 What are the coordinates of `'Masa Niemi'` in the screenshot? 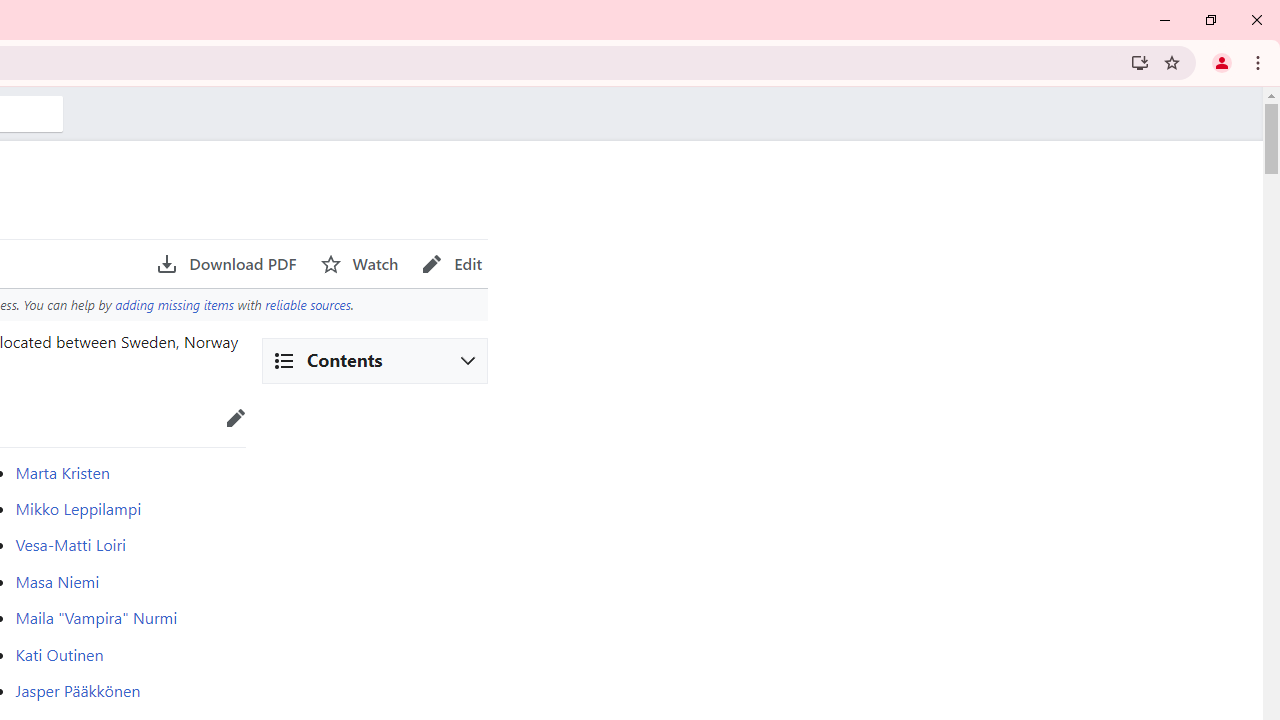 It's located at (57, 581).